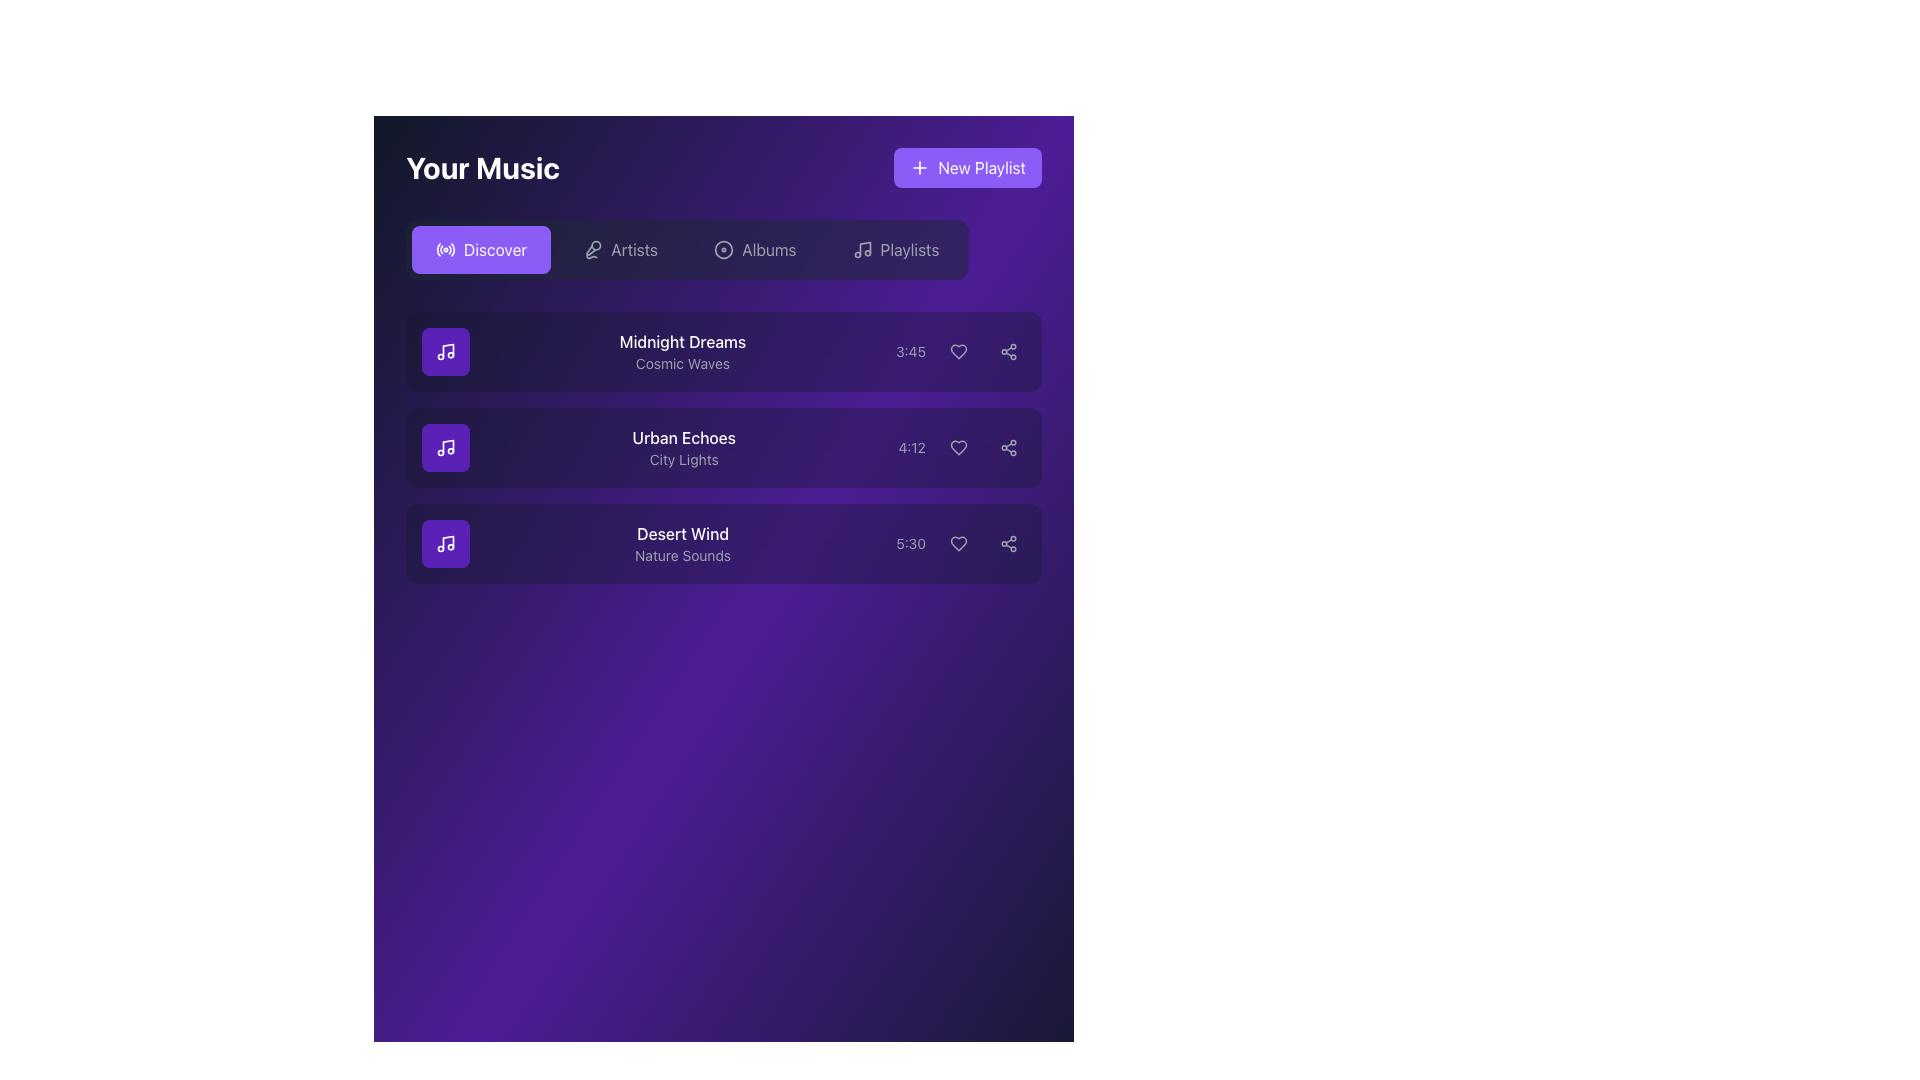 This screenshot has width=1920, height=1080. What do you see at coordinates (968, 167) in the screenshot?
I see `the button located in the top-right corner of the interface, next to the 'Your Music' heading, to create a new playlist` at bounding box center [968, 167].